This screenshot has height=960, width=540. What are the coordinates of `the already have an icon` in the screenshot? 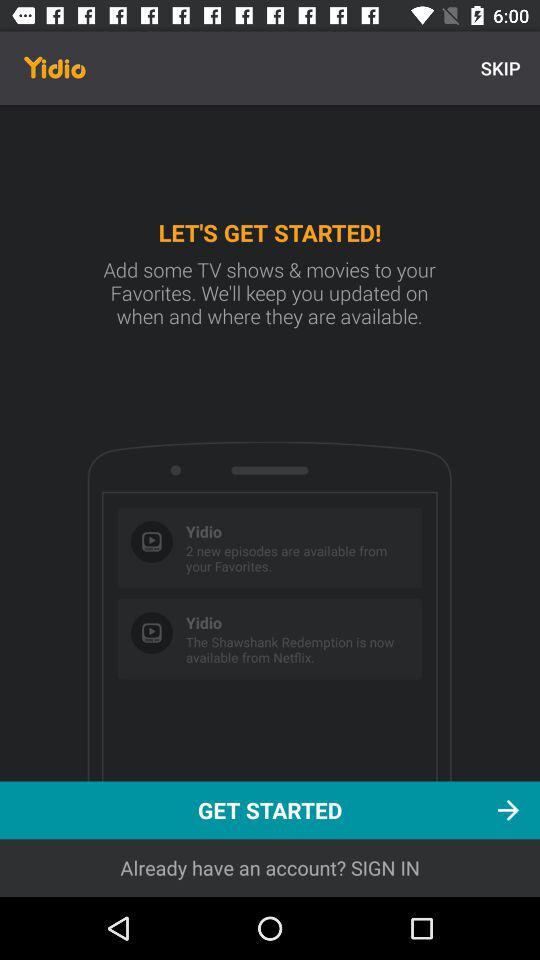 It's located at (270, 867).